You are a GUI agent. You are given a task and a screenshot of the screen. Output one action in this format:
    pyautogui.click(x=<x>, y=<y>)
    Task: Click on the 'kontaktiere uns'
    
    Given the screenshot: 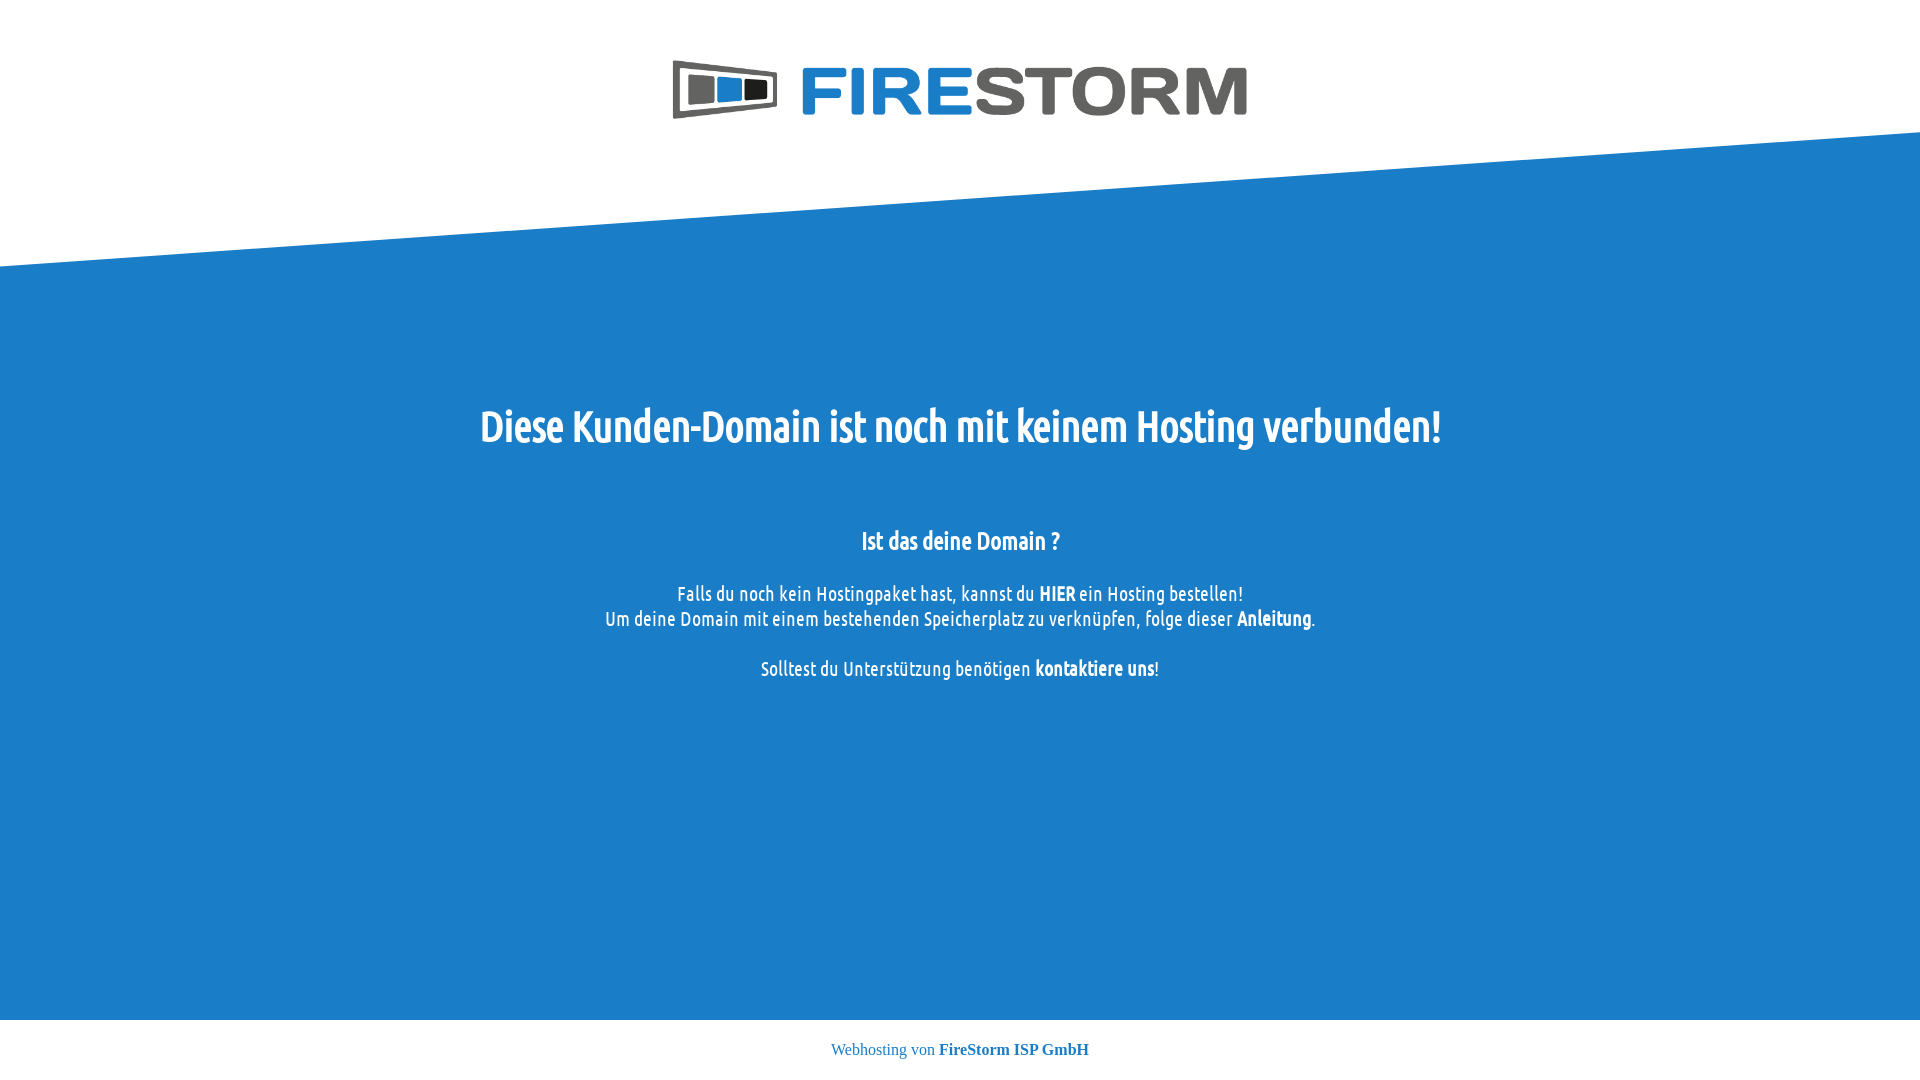 What is the action you would take?
    pyautogui.click(x=1093, y=667)
    